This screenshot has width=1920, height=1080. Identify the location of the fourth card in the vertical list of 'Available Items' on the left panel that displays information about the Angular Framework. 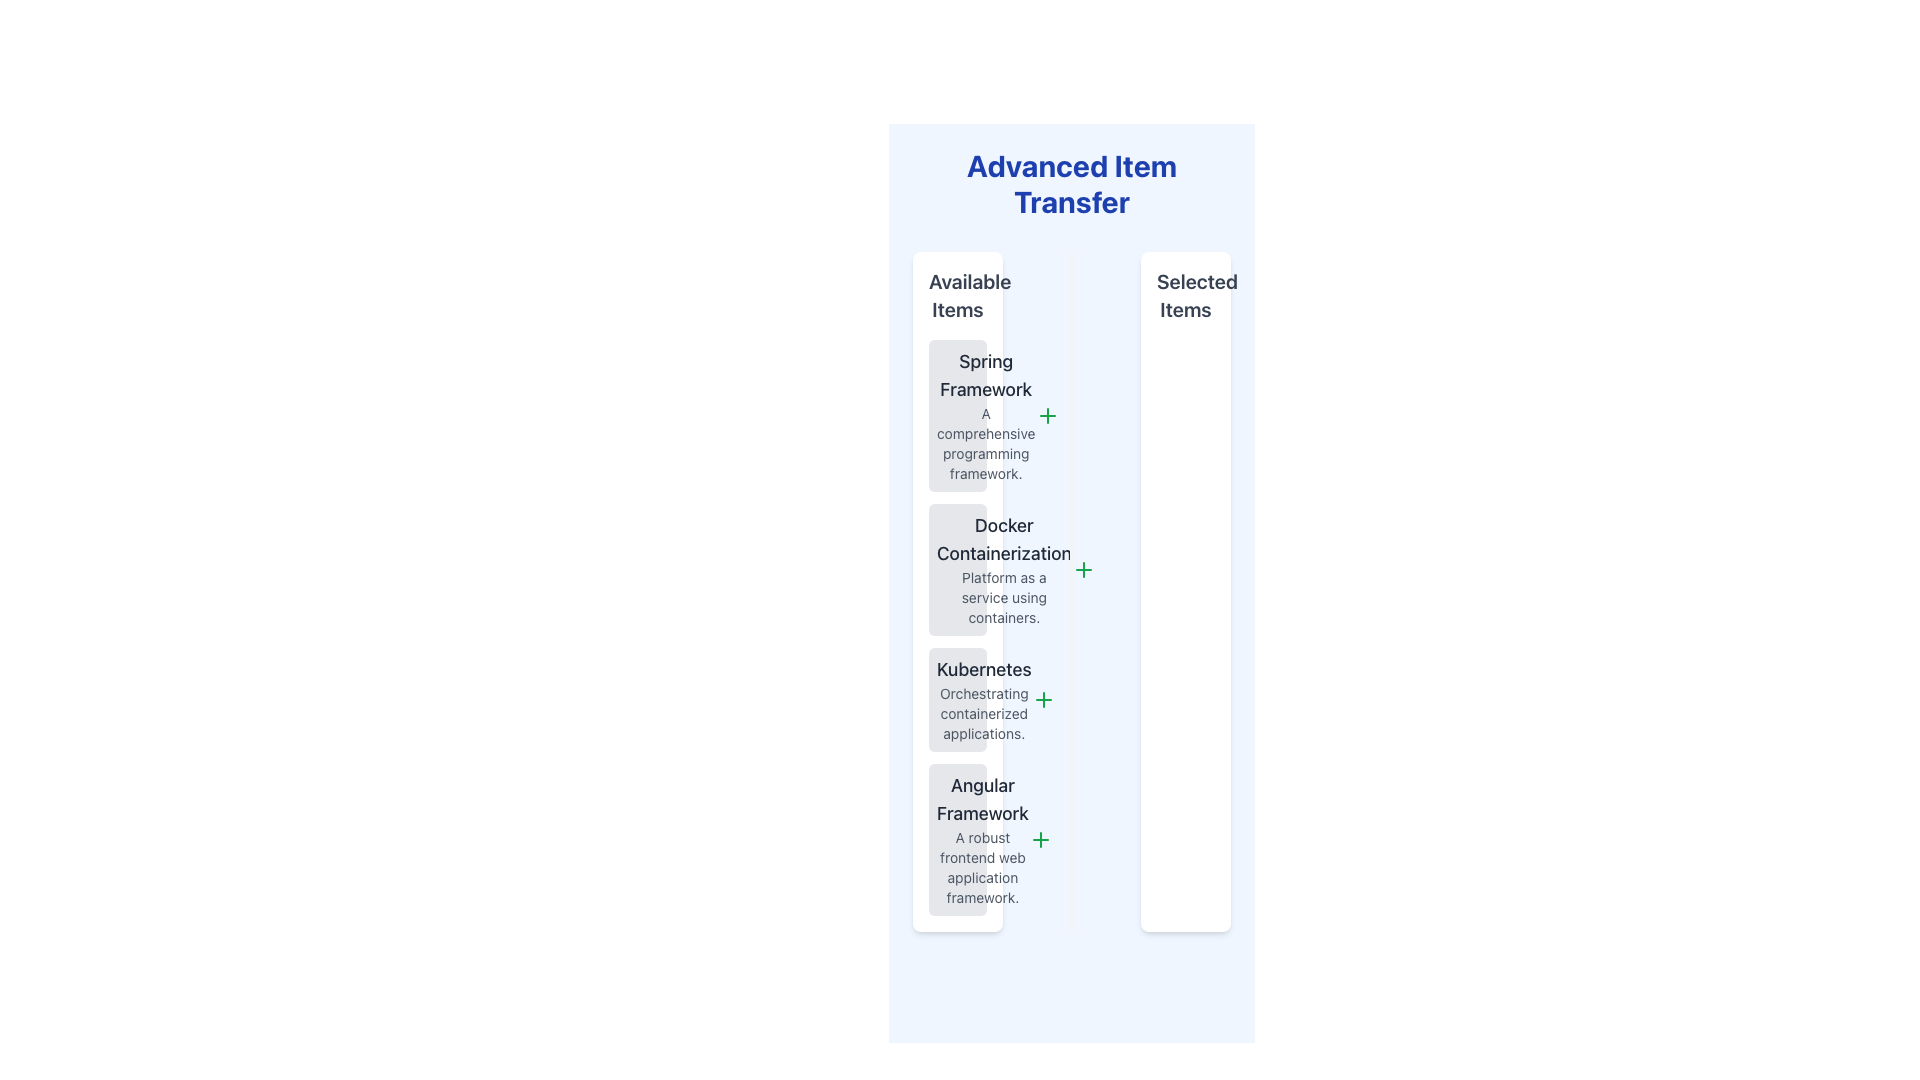
(983, 840).